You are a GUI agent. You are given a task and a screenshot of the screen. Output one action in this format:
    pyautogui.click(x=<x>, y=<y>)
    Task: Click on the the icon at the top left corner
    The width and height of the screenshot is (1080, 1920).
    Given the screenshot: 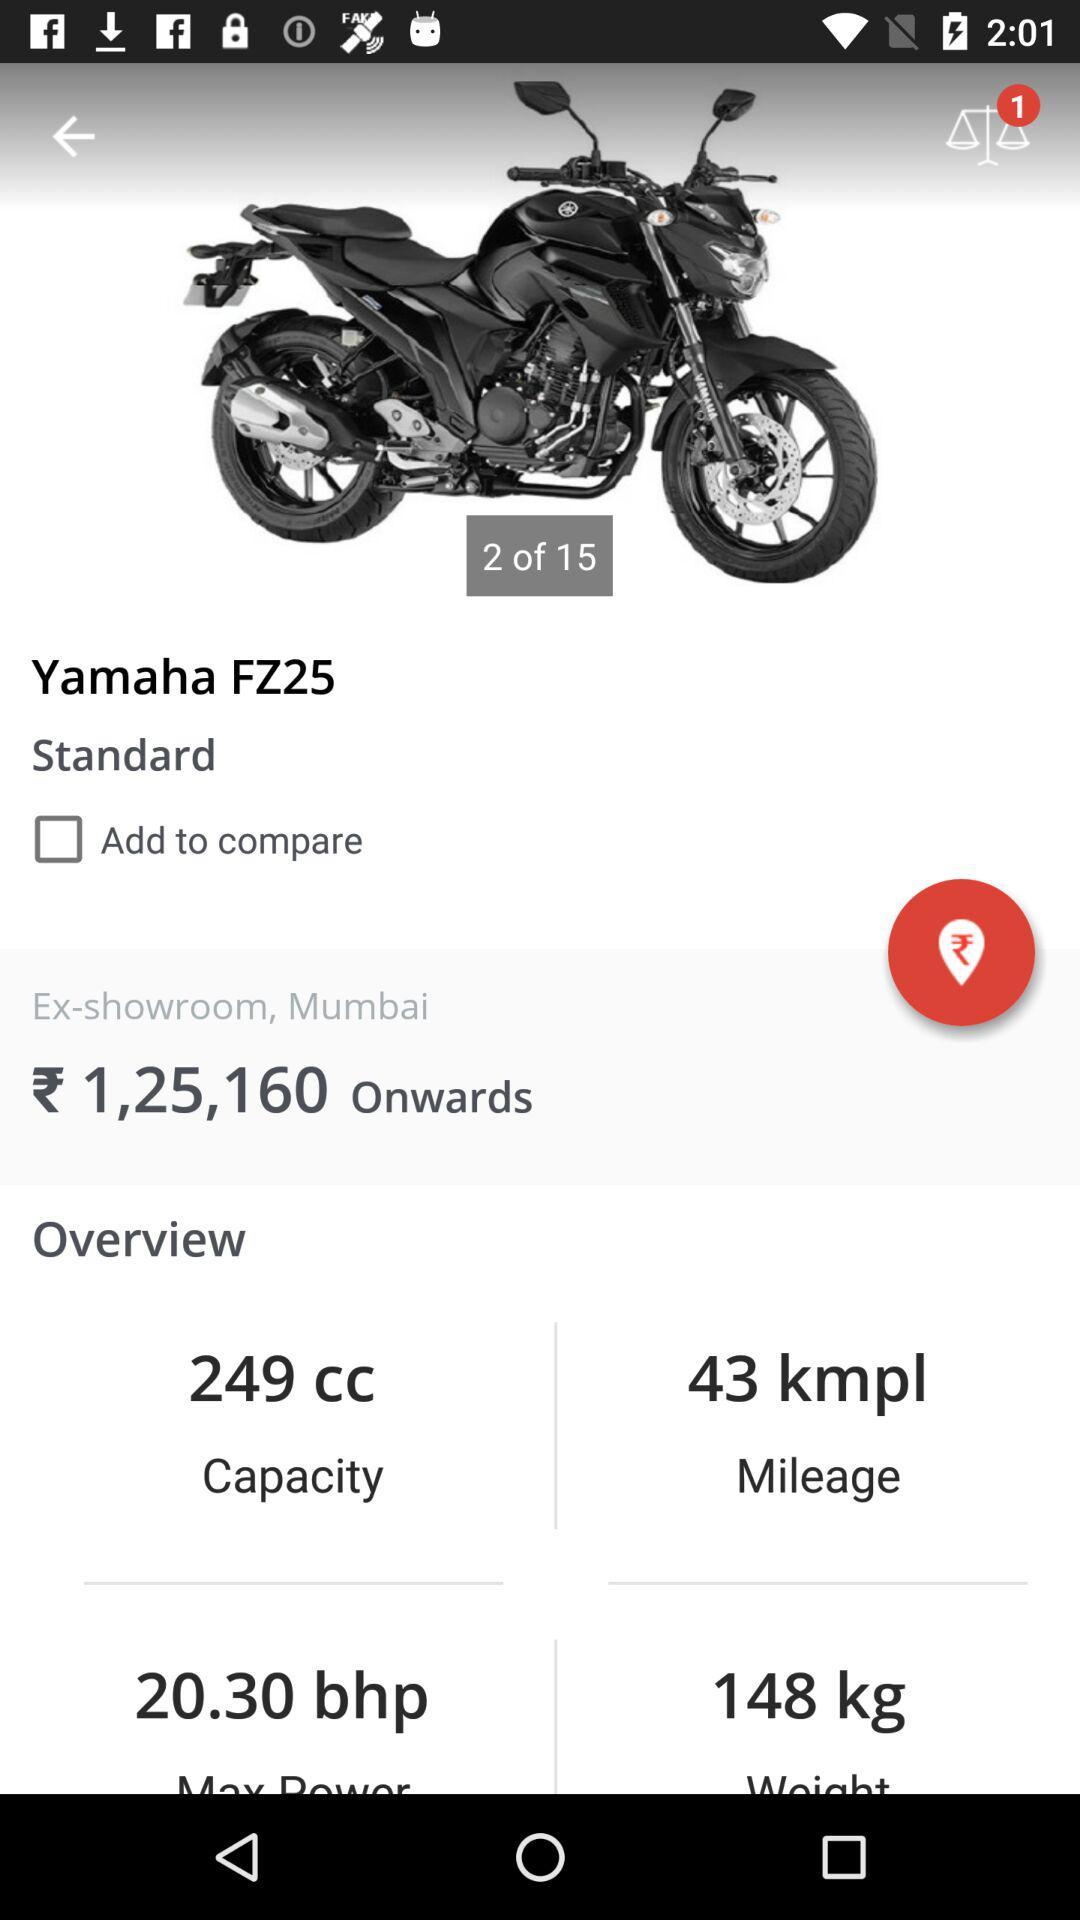 What is the action you would take?
    pyautogui.click(x=72, y=135)
    